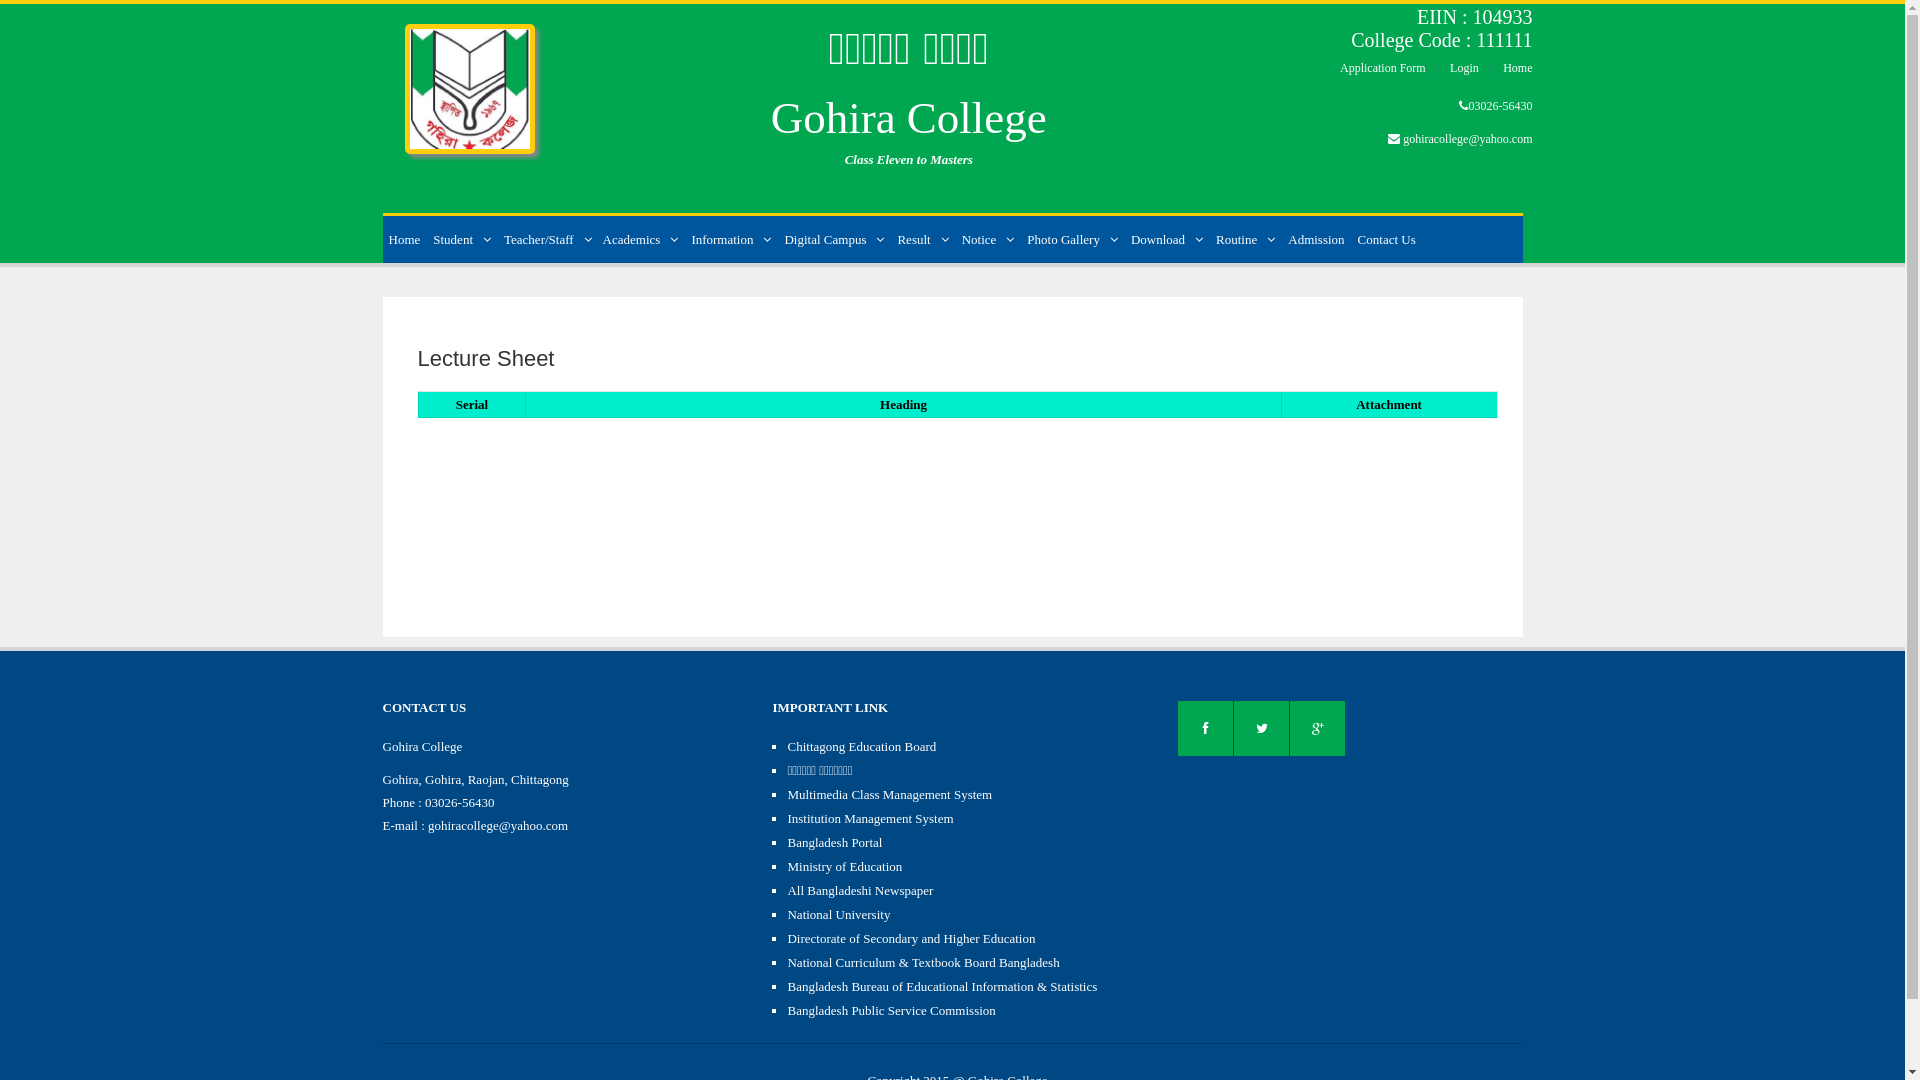 The image size is (1920, 1080). What do you see at coordinates (685, 238) in the screenshot?
I see `'Information'` at bounding box center [685, 238].